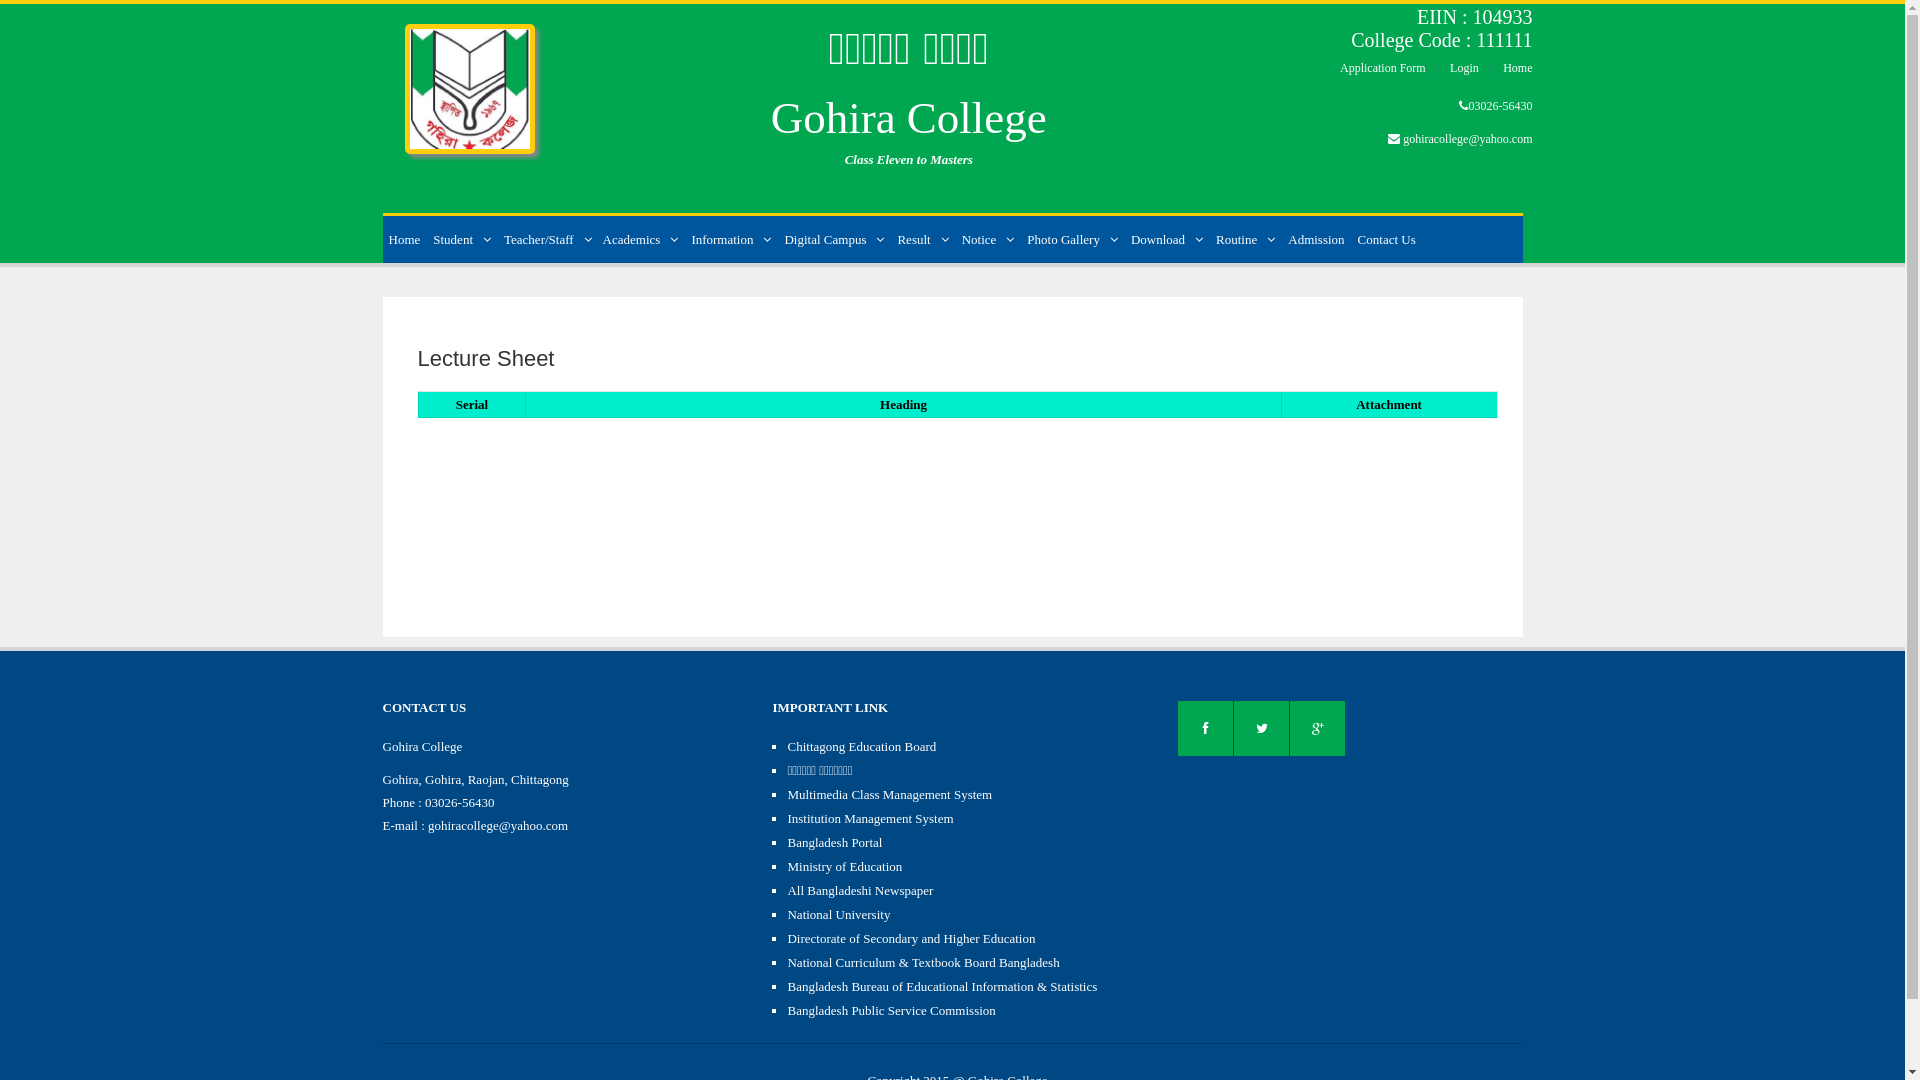 The image size is (1920, 1080). What do you see at coordinates (685, 238) in the screenshot?
I see `'Information'` at bounding box center [685, 238].